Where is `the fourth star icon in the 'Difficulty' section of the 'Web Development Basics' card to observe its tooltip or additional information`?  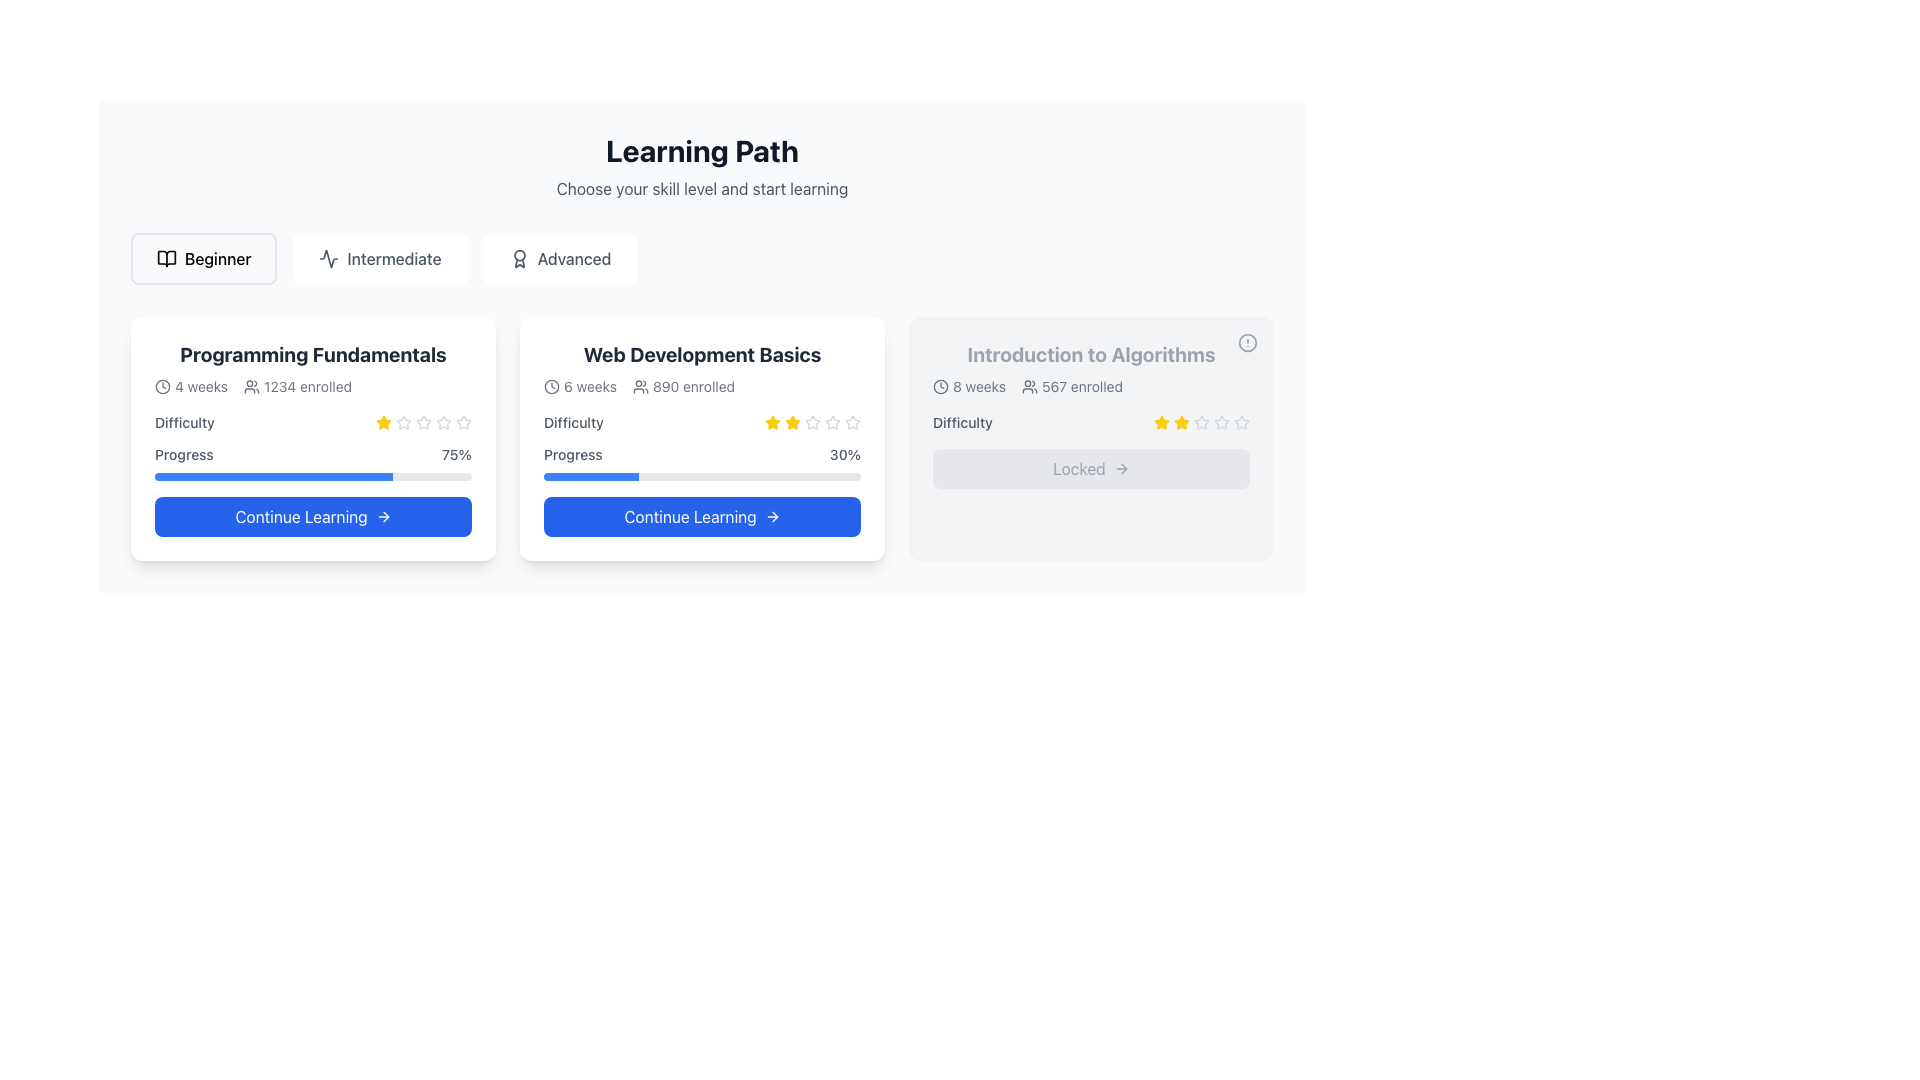 the fourth star icon in the 'Difficulty' section of the 'Web Development Basics' card to observe its tooltip or additional information is located at coordinates (812, 422).